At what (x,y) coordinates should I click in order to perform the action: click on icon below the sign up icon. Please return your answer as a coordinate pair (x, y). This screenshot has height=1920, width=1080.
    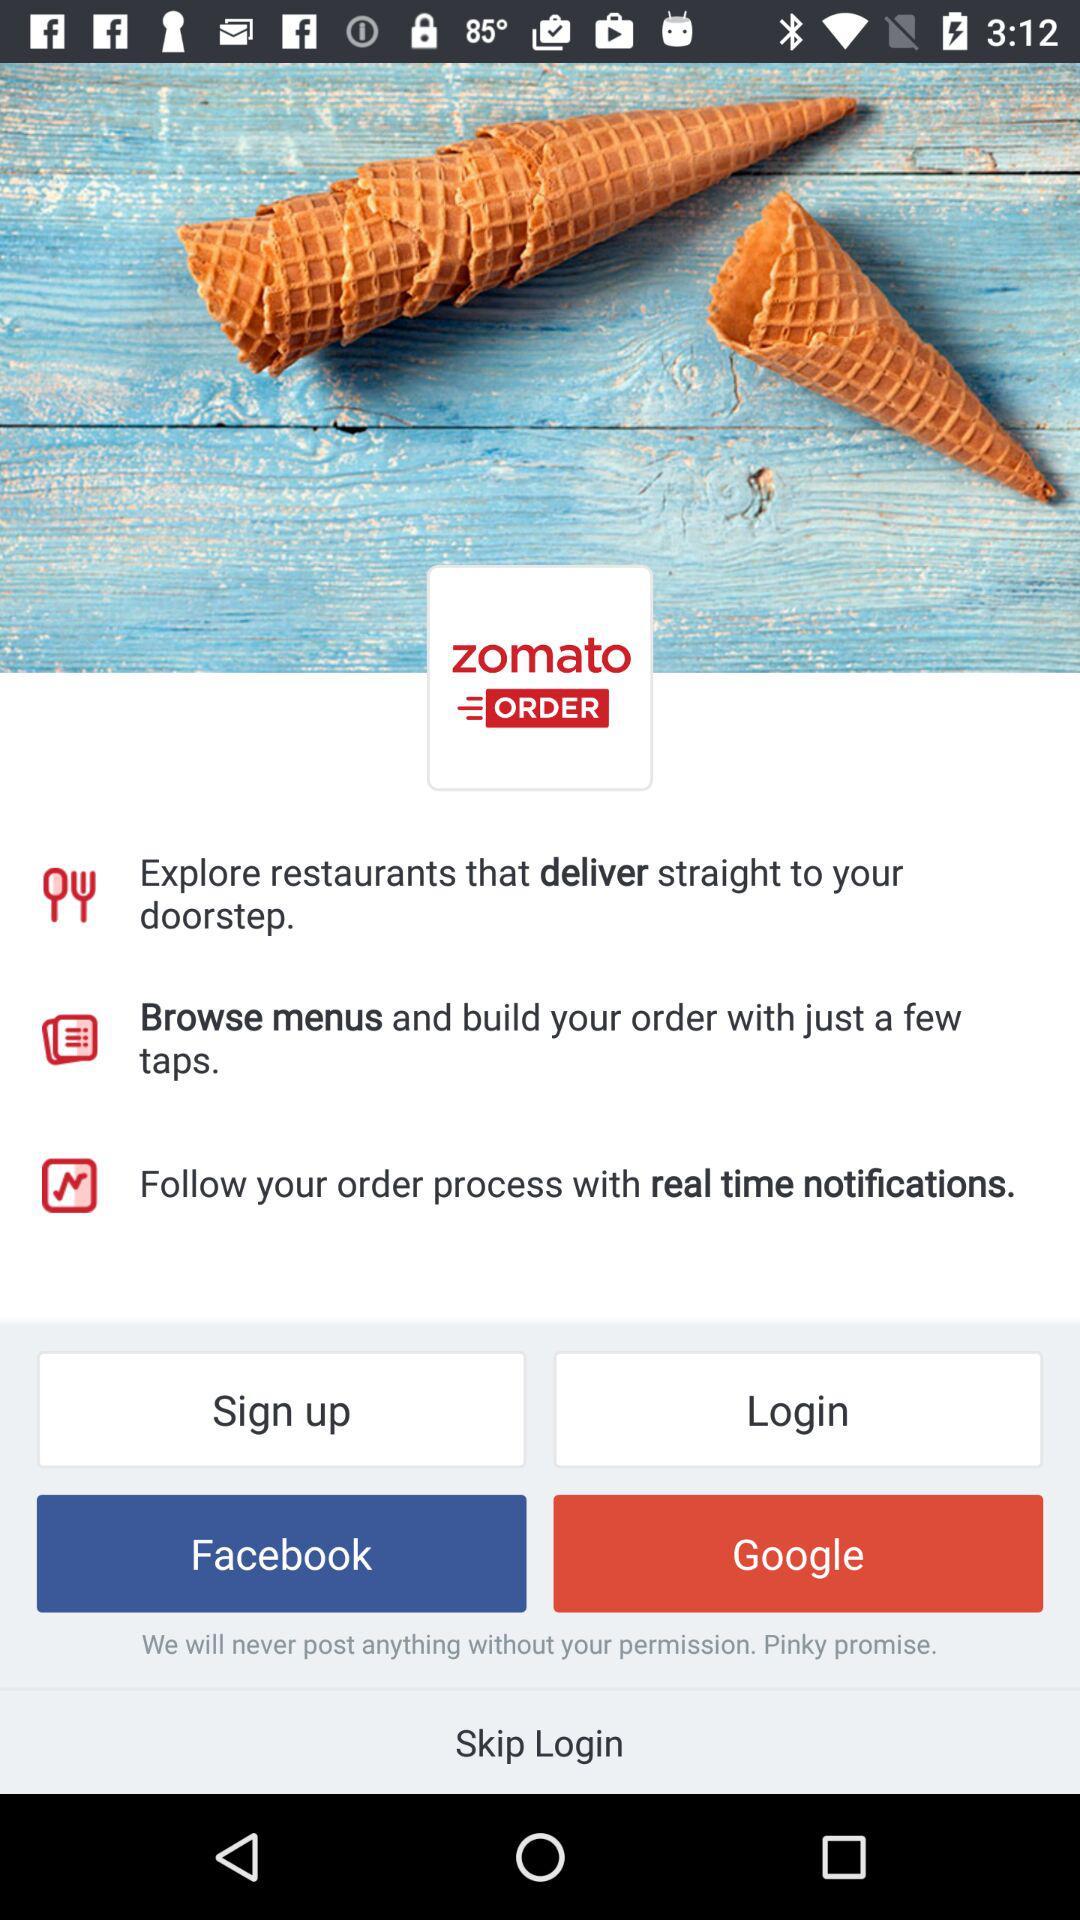
    Looking at the image, I should click on (281, 1552).